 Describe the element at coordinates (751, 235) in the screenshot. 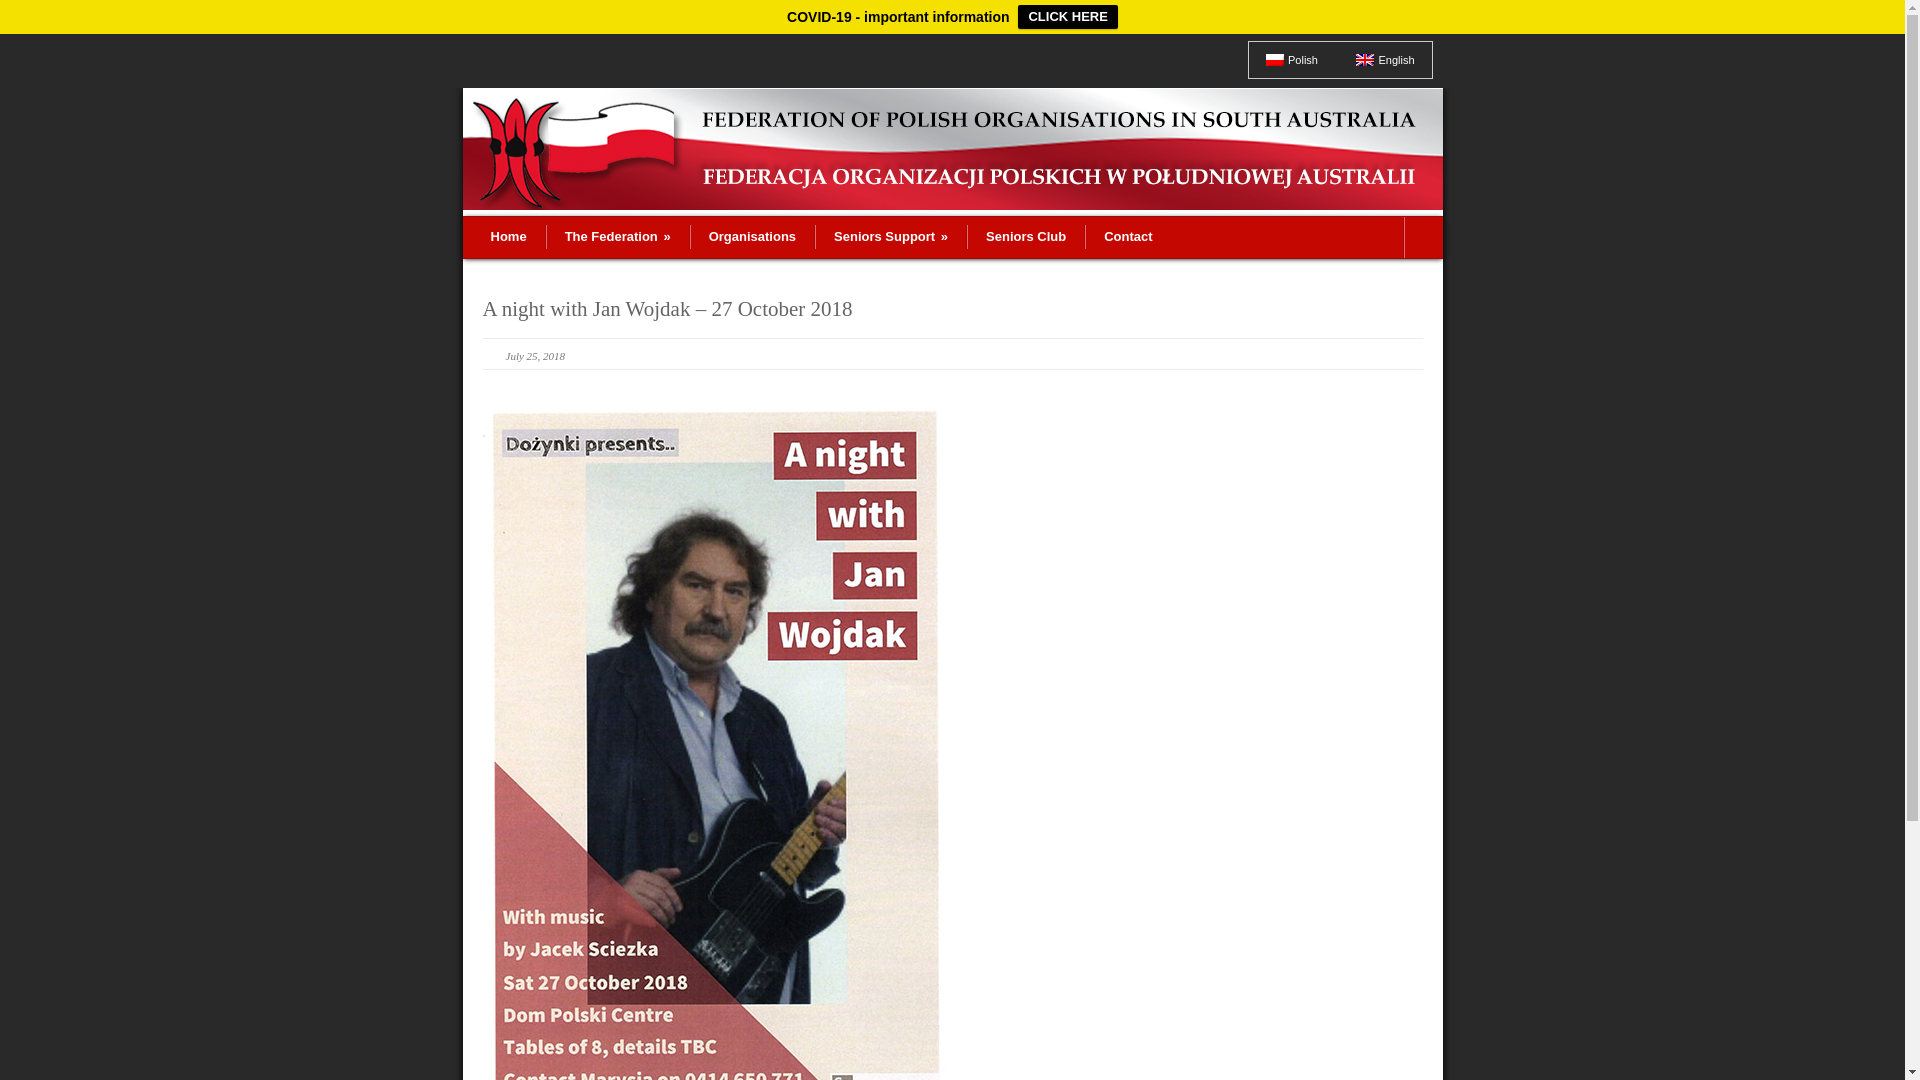

I see `'Organisations'` at that location.